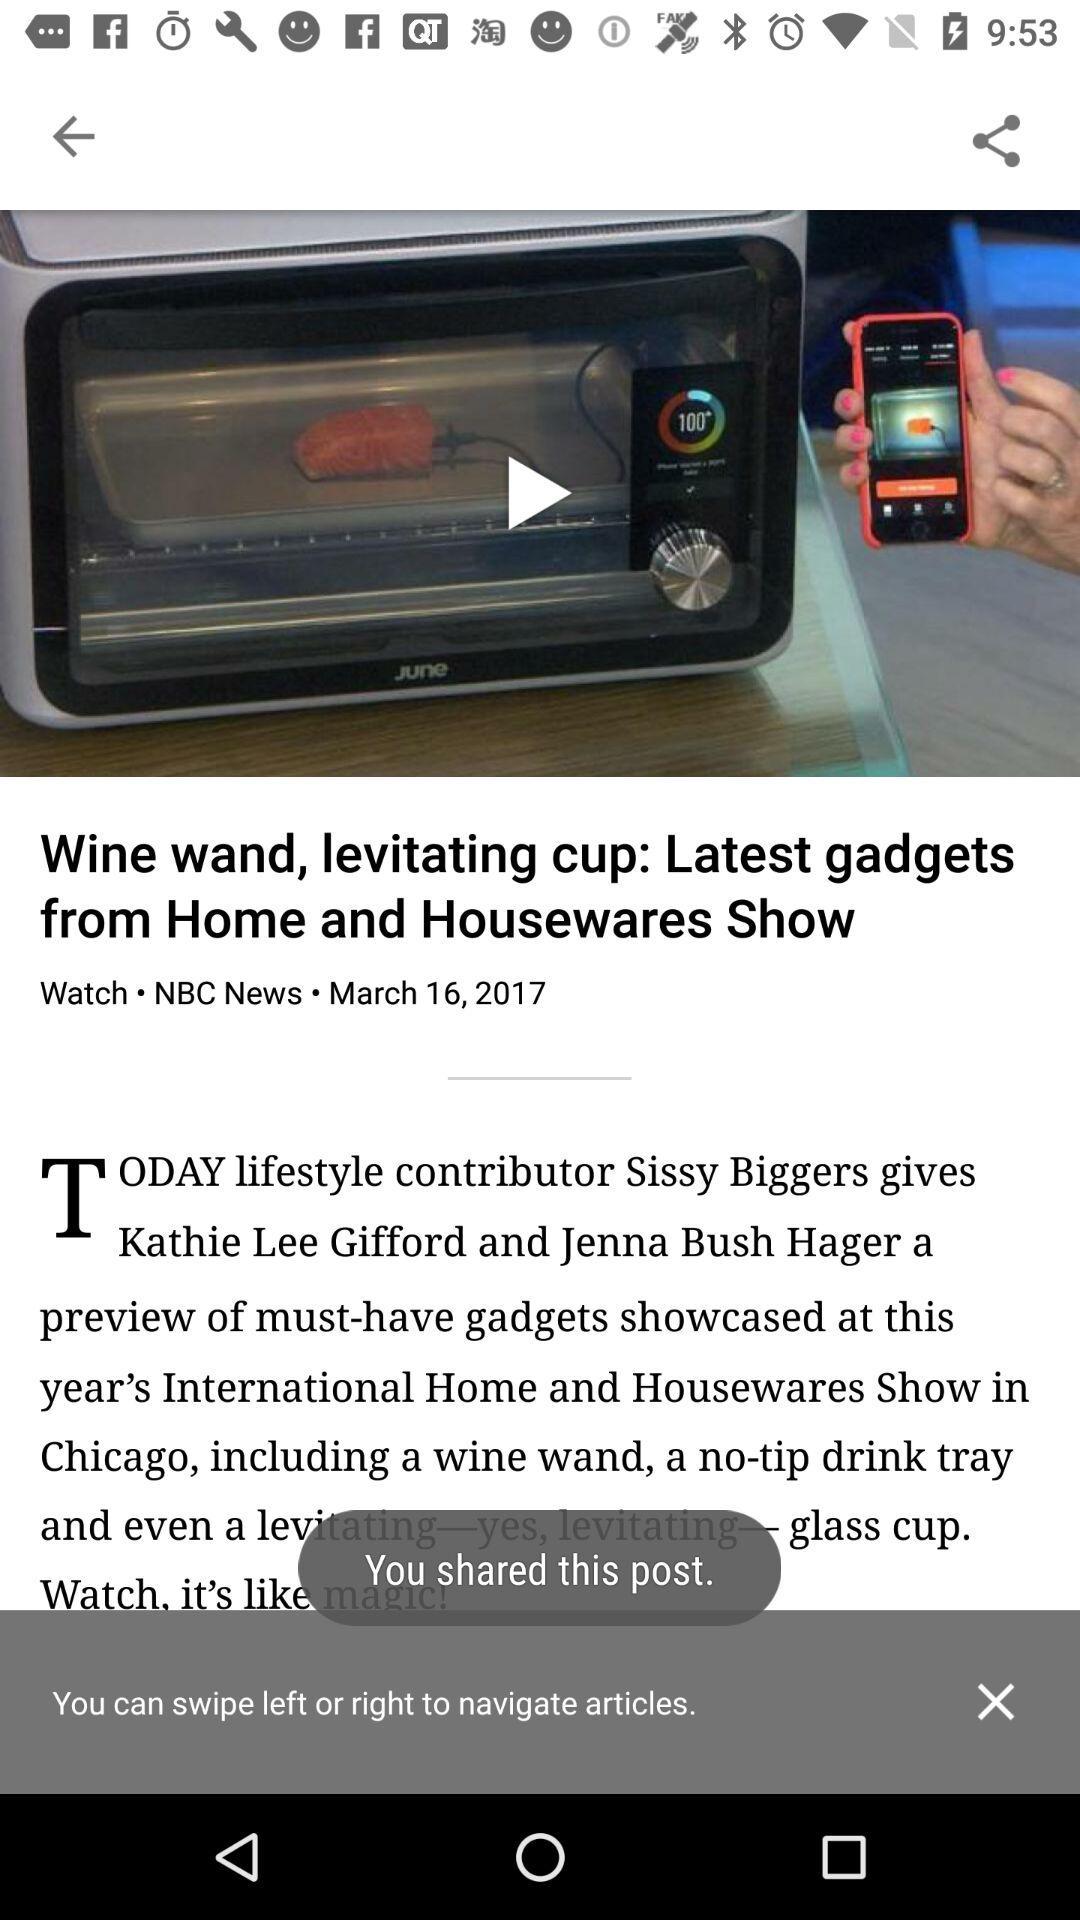  I want to click on search, so click(995, 135).